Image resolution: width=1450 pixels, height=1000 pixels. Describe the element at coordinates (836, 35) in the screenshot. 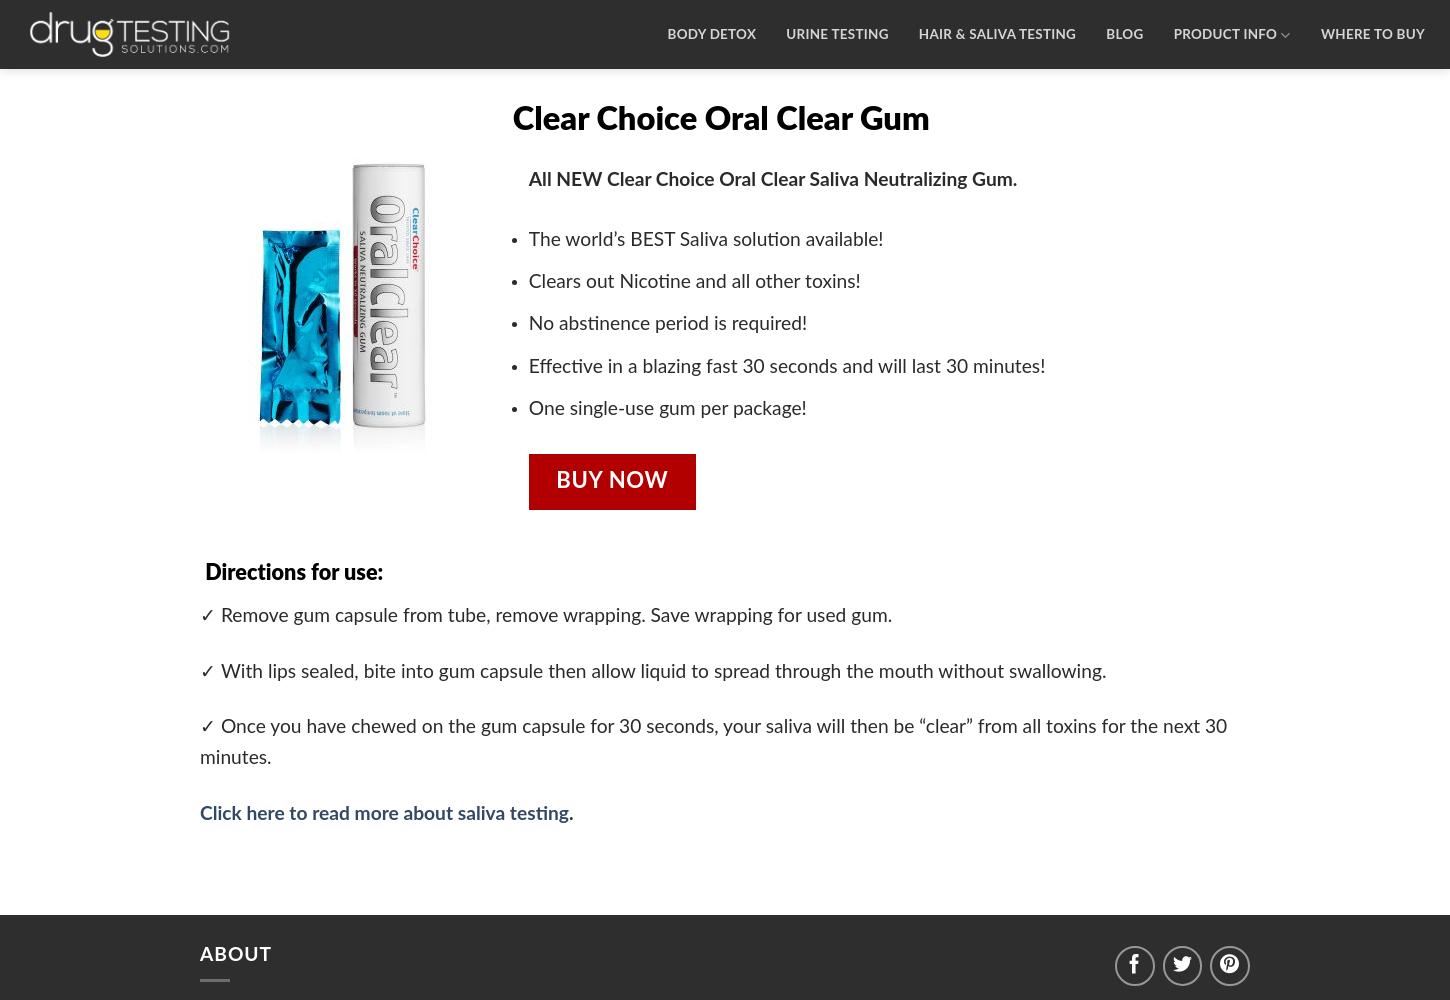

I see `'URINE TESTING'` at that location.